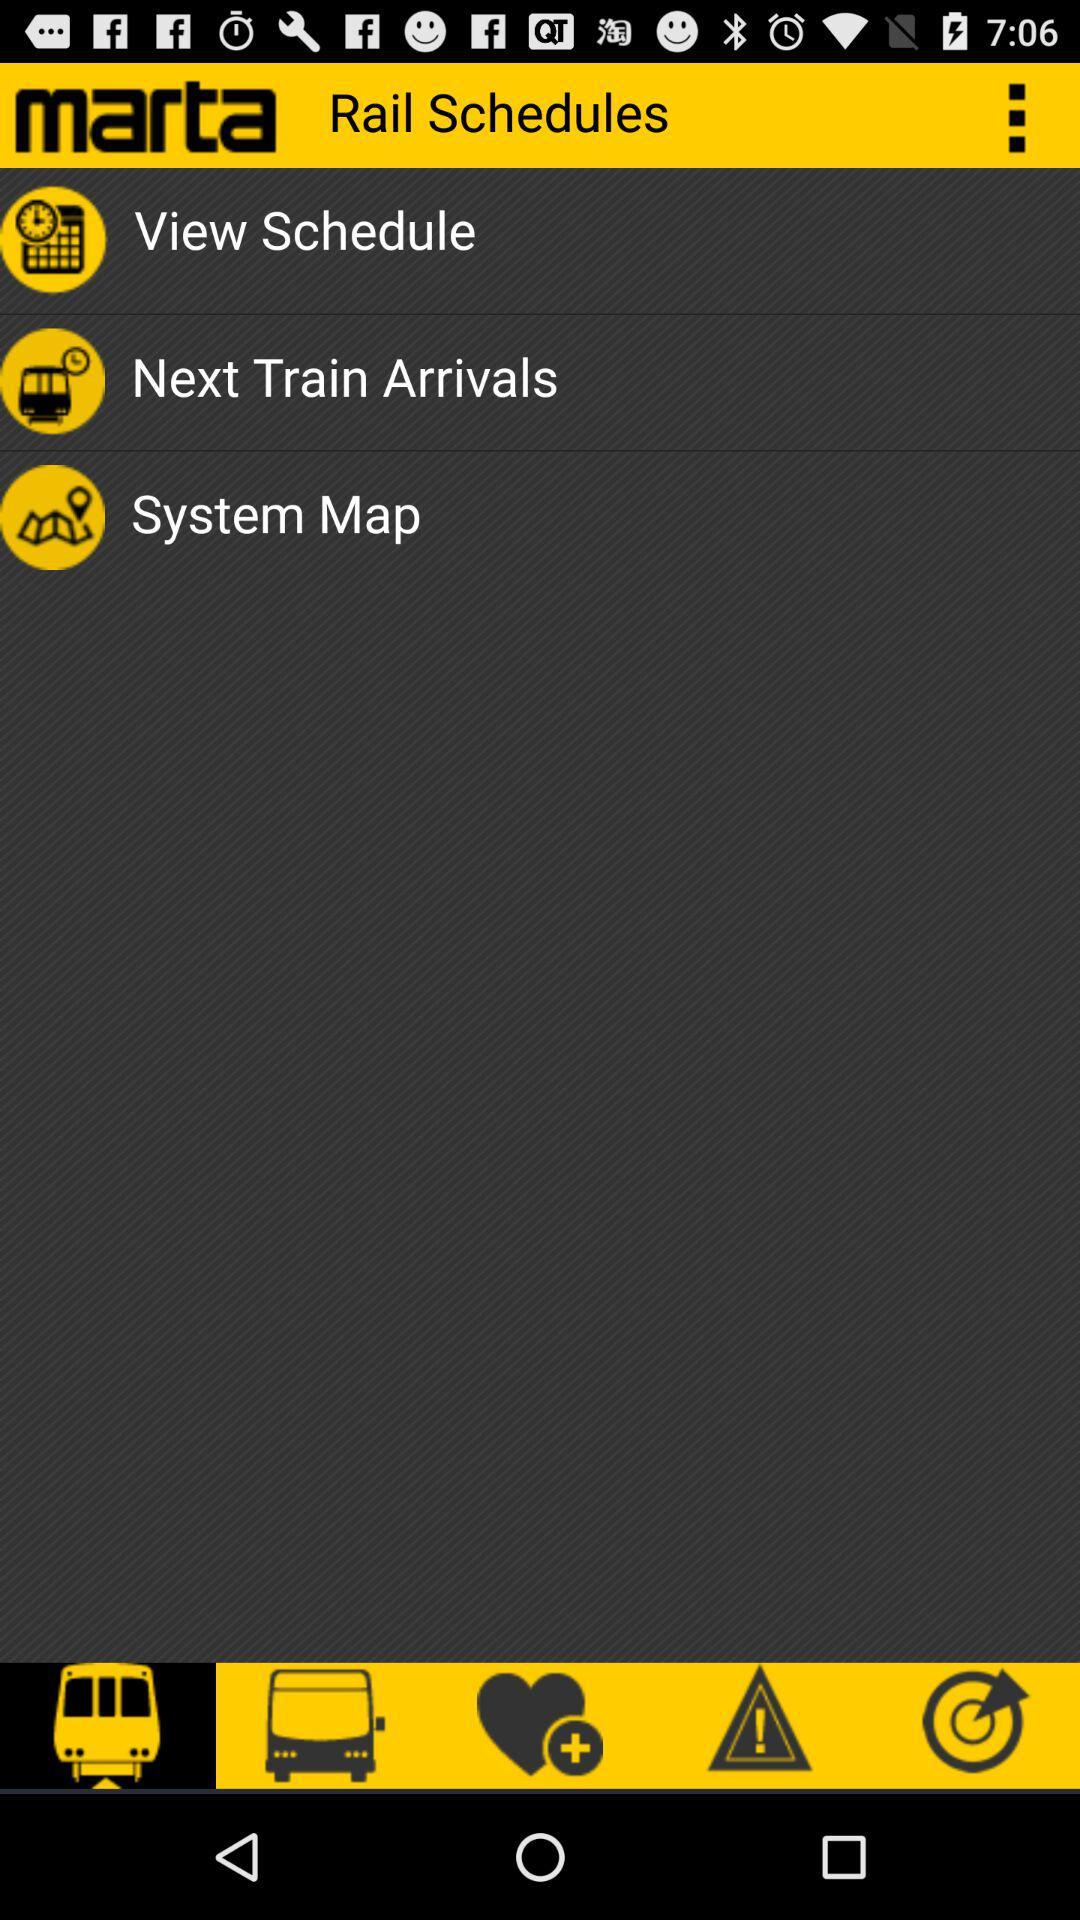 This screenshot has height=1920, width=1080. Describe the element at coordinates (276, 517) in the screenshot. I see `system map` at that location.